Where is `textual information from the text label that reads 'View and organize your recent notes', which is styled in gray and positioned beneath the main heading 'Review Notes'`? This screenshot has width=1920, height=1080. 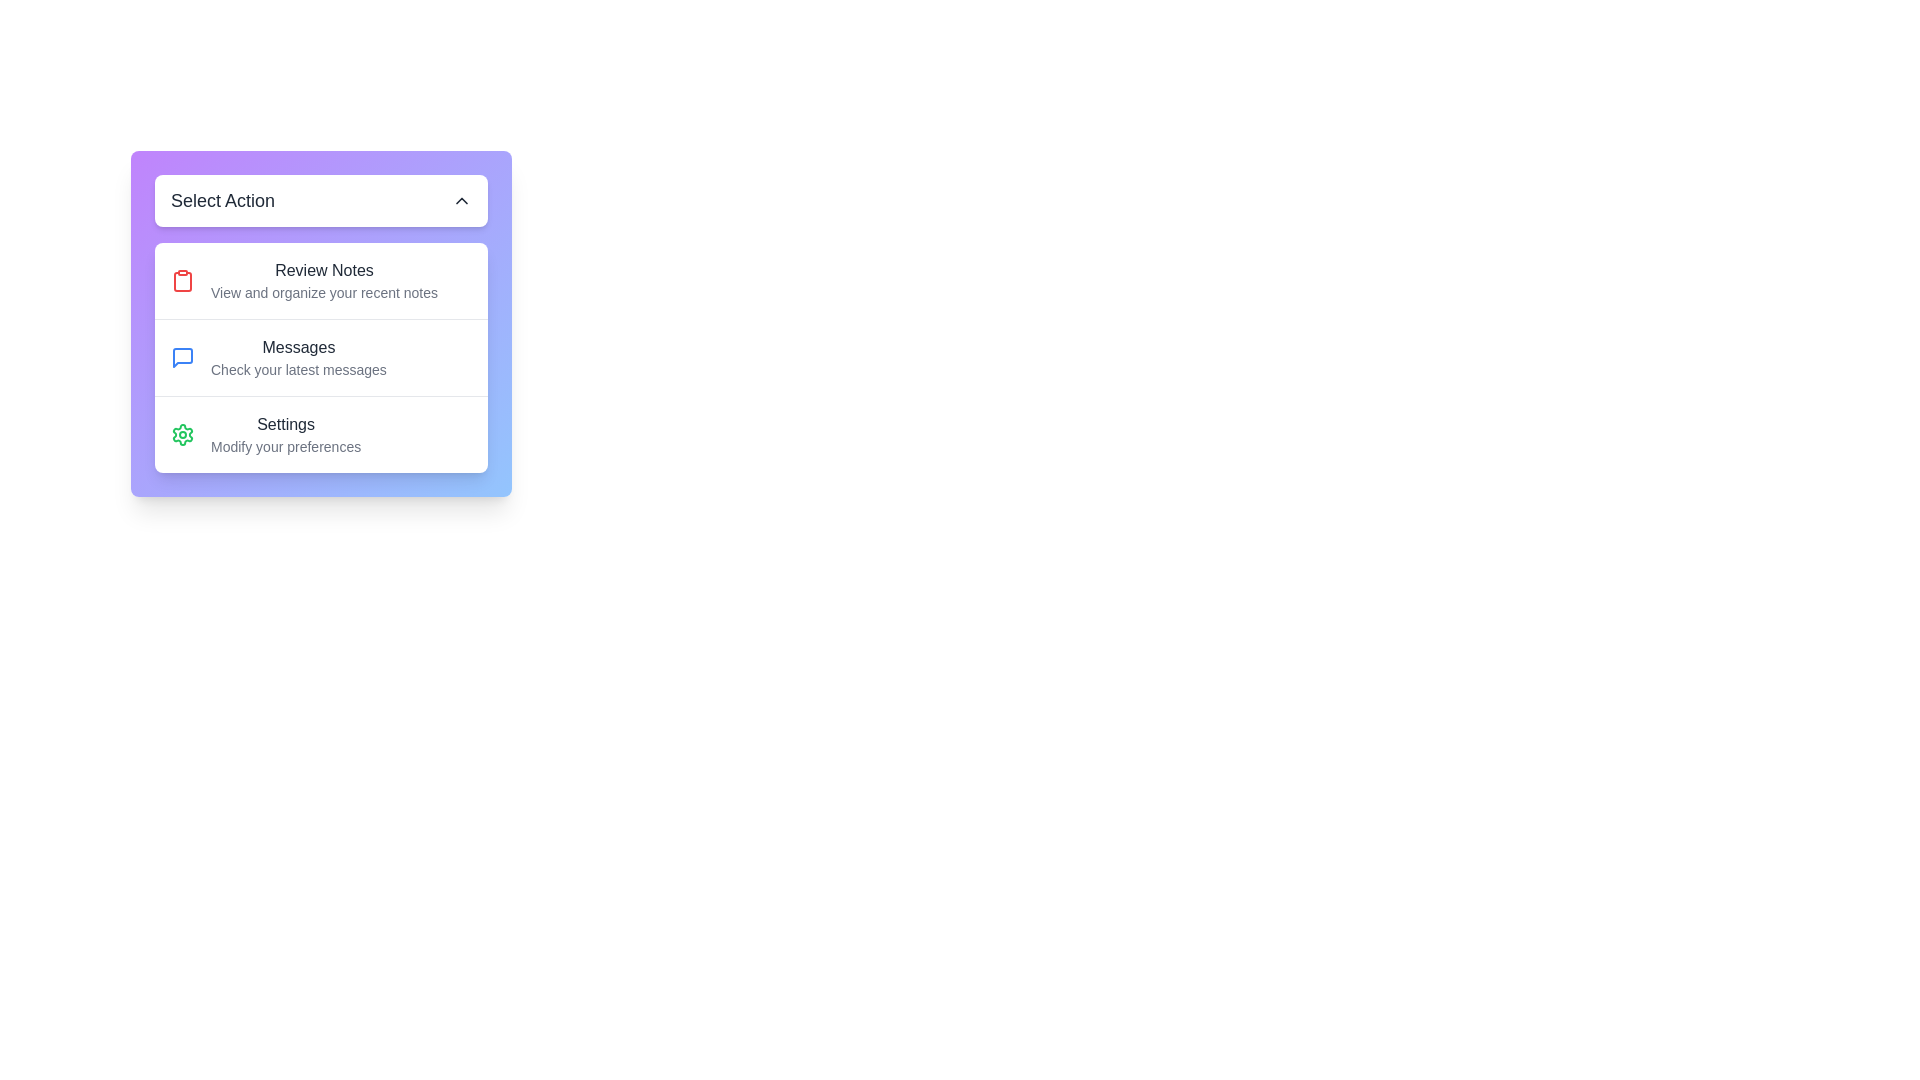 textual information from the text label that reads 'View and organize your recent notes', which is styled in gray and positioned beneath the main heading 'Review Notes' is located at coordinates (324, 293).